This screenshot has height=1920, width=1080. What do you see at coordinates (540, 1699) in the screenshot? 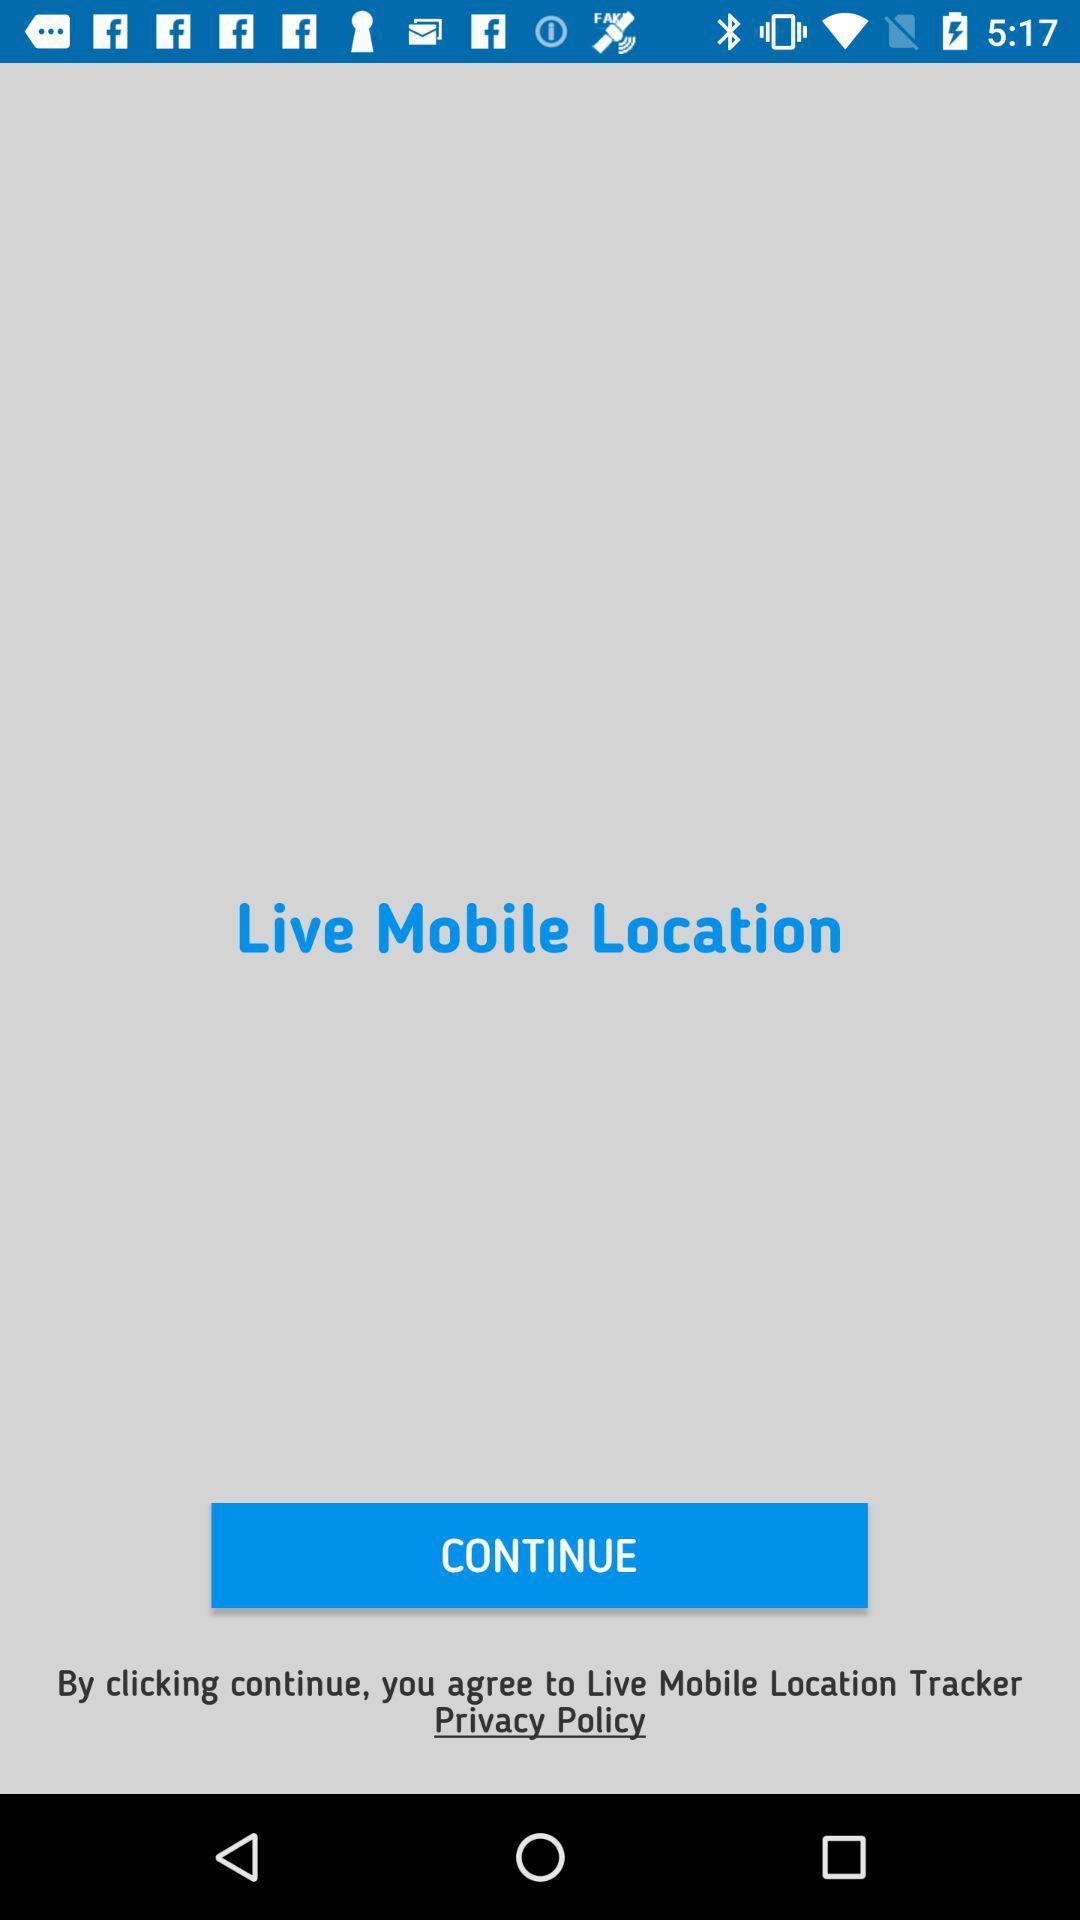
I see `by clicking continue` at bounding box center [540, 1699].